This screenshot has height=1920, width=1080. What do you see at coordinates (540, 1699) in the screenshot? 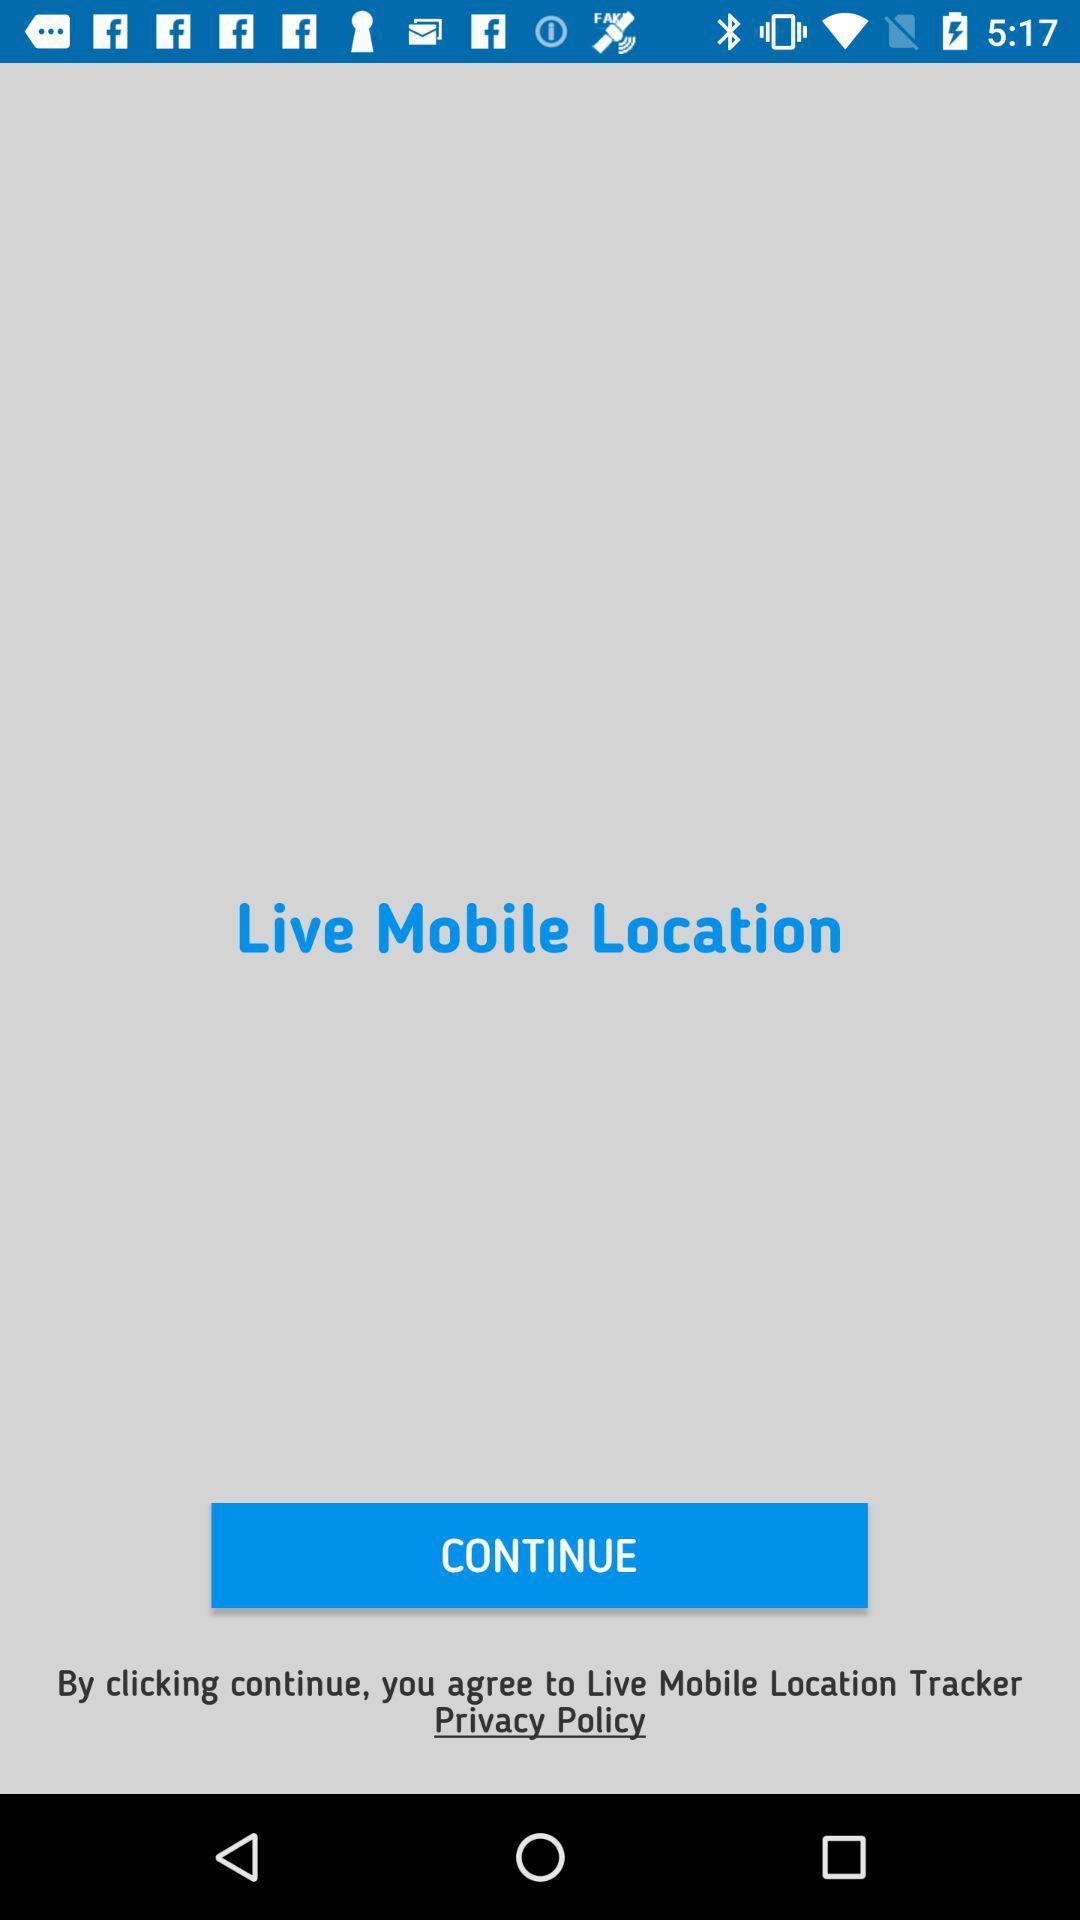
I see `by clicking continue` at bounding box center [540, 1699].